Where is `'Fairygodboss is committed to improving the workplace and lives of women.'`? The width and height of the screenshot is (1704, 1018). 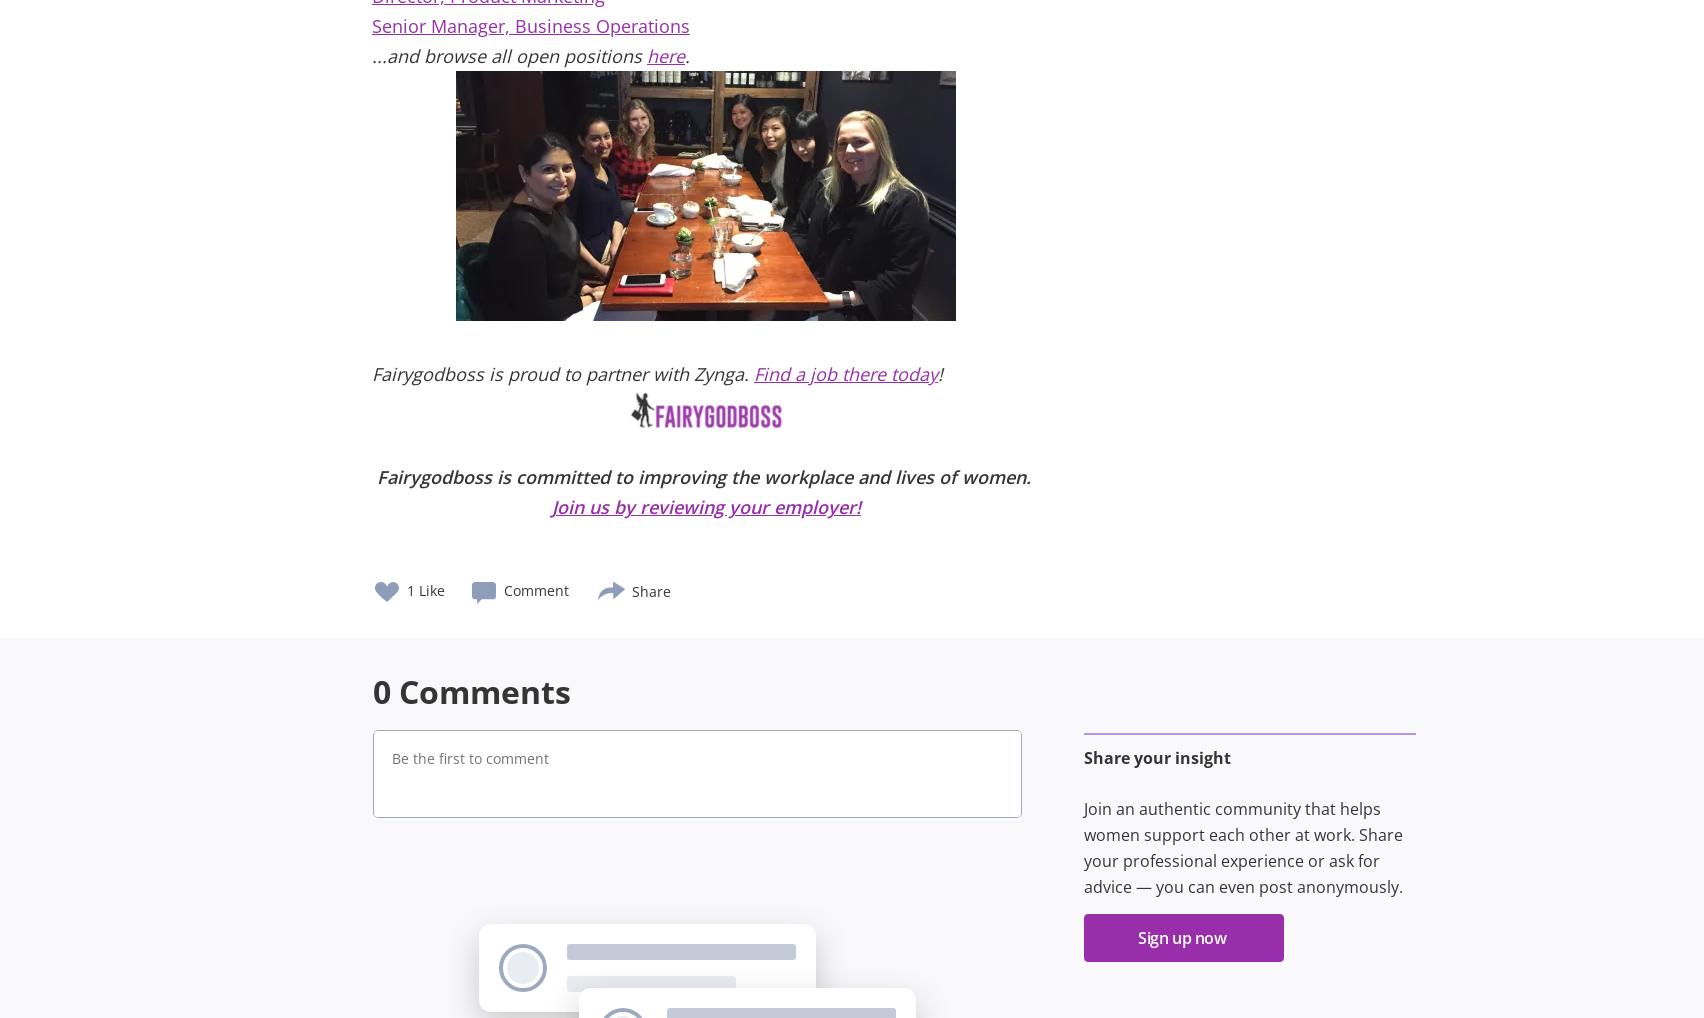
'Fairygodboss is committed to improving the workplace and lives of women.' is located at coordinates (375, 477).